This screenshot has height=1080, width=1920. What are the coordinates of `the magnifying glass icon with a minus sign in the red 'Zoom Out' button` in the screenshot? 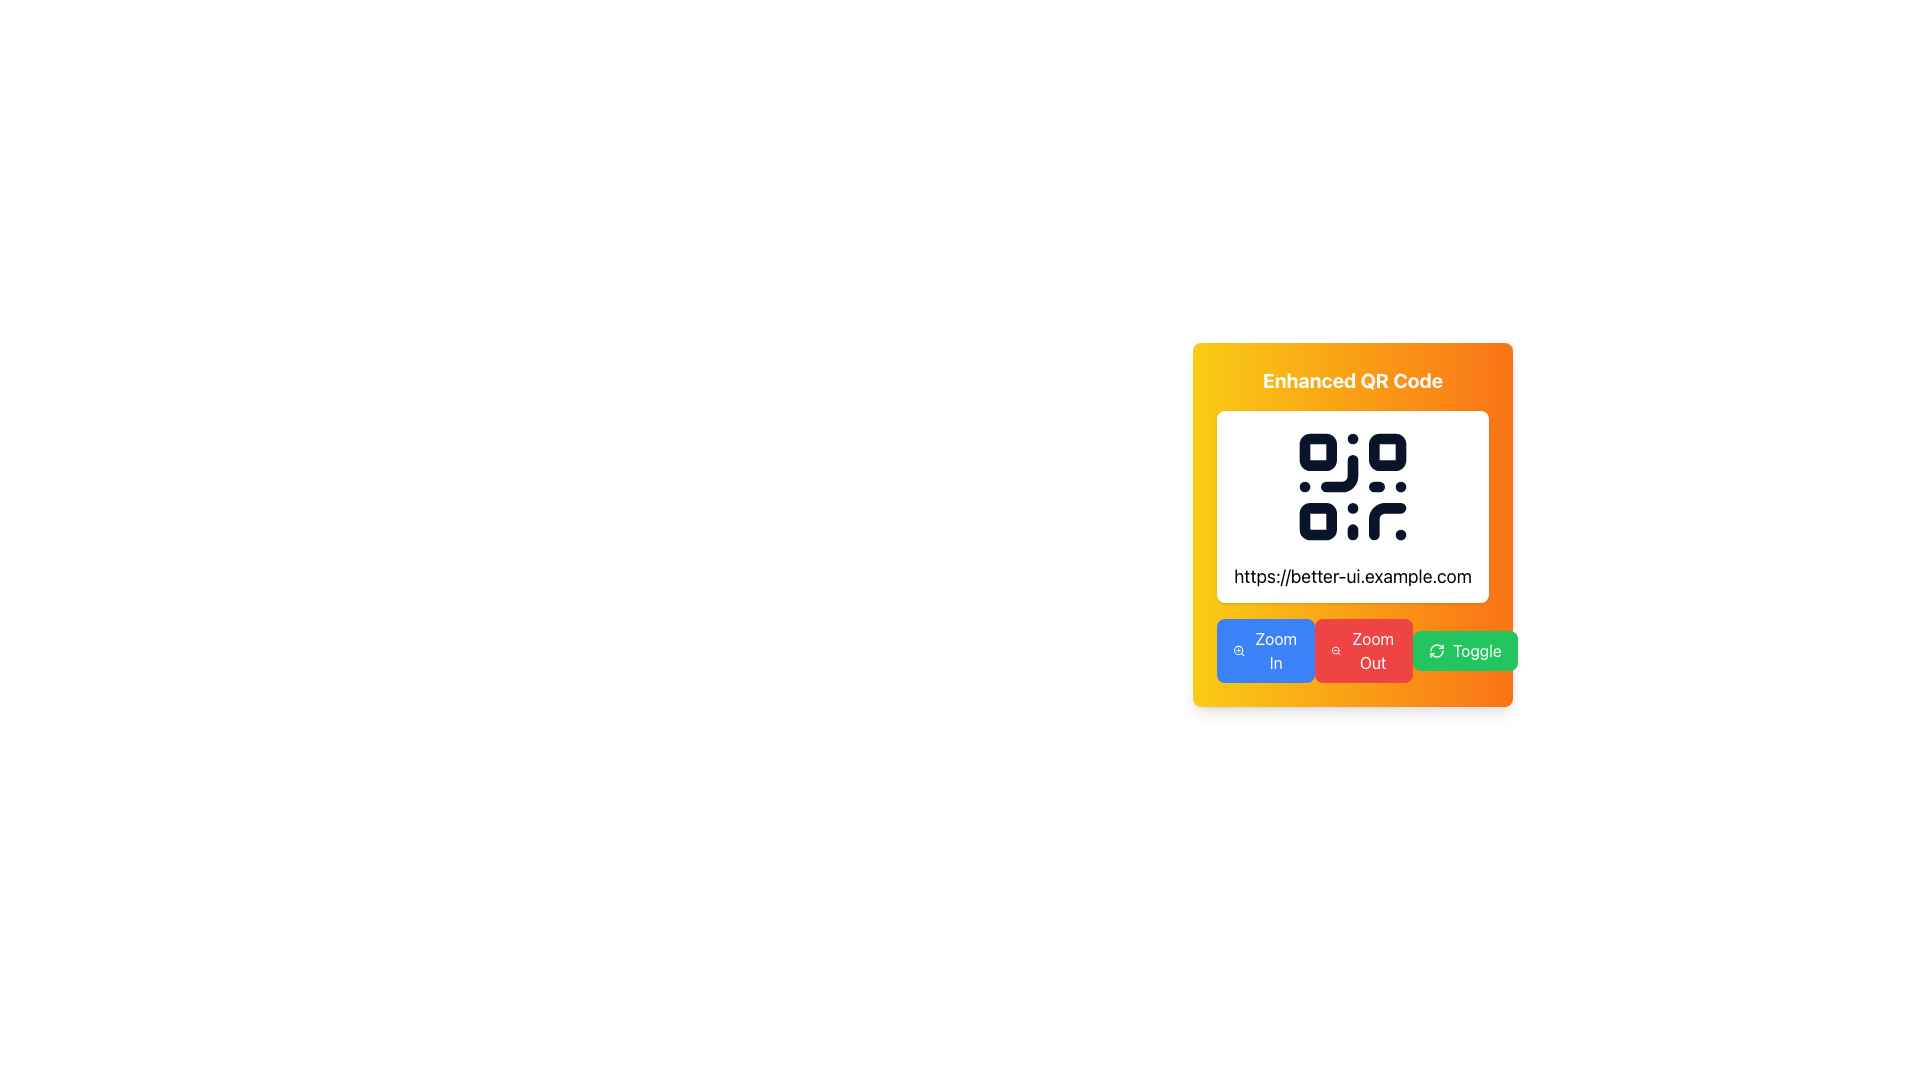 It's located at (1336, 651).